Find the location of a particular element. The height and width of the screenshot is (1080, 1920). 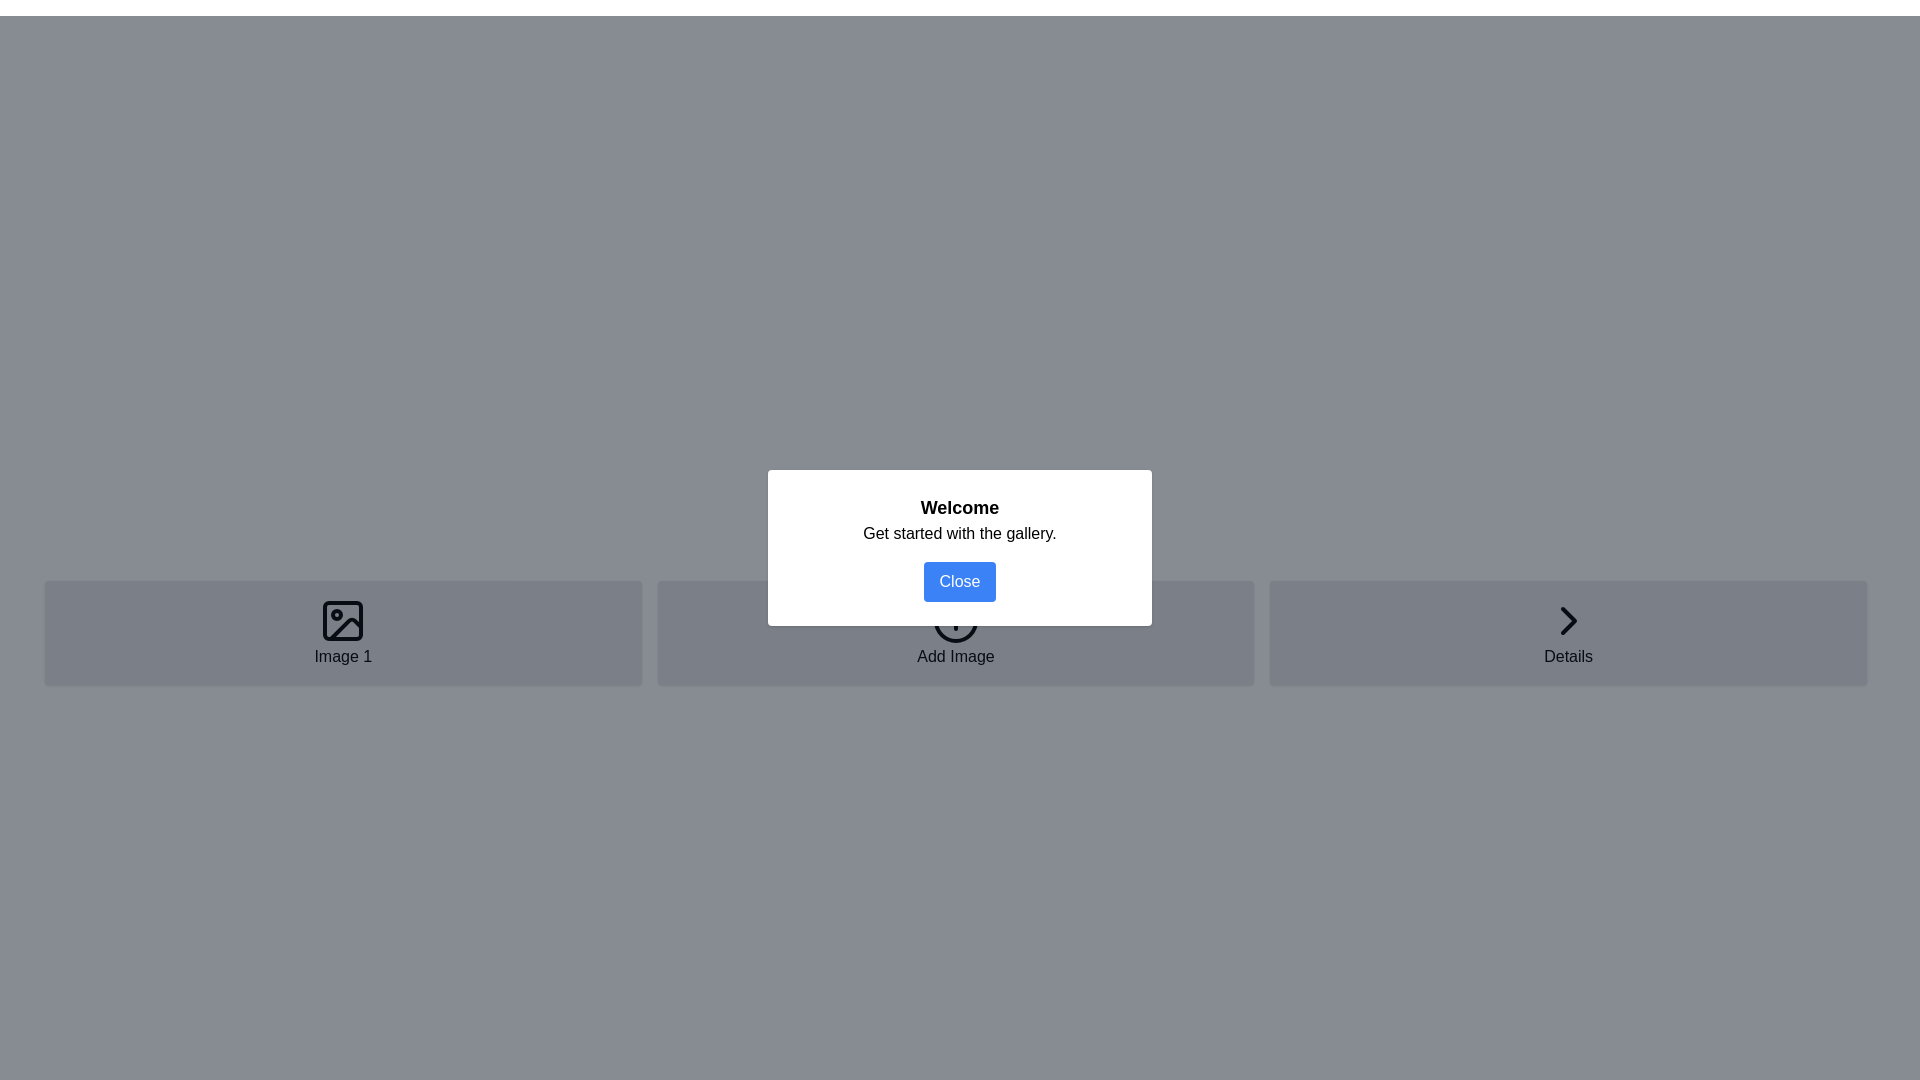

the Interactive Button labeled 'Details' which has a light gray background, rounded corners, and a right-pointing black arrow is located at coordinates (1567, 632).